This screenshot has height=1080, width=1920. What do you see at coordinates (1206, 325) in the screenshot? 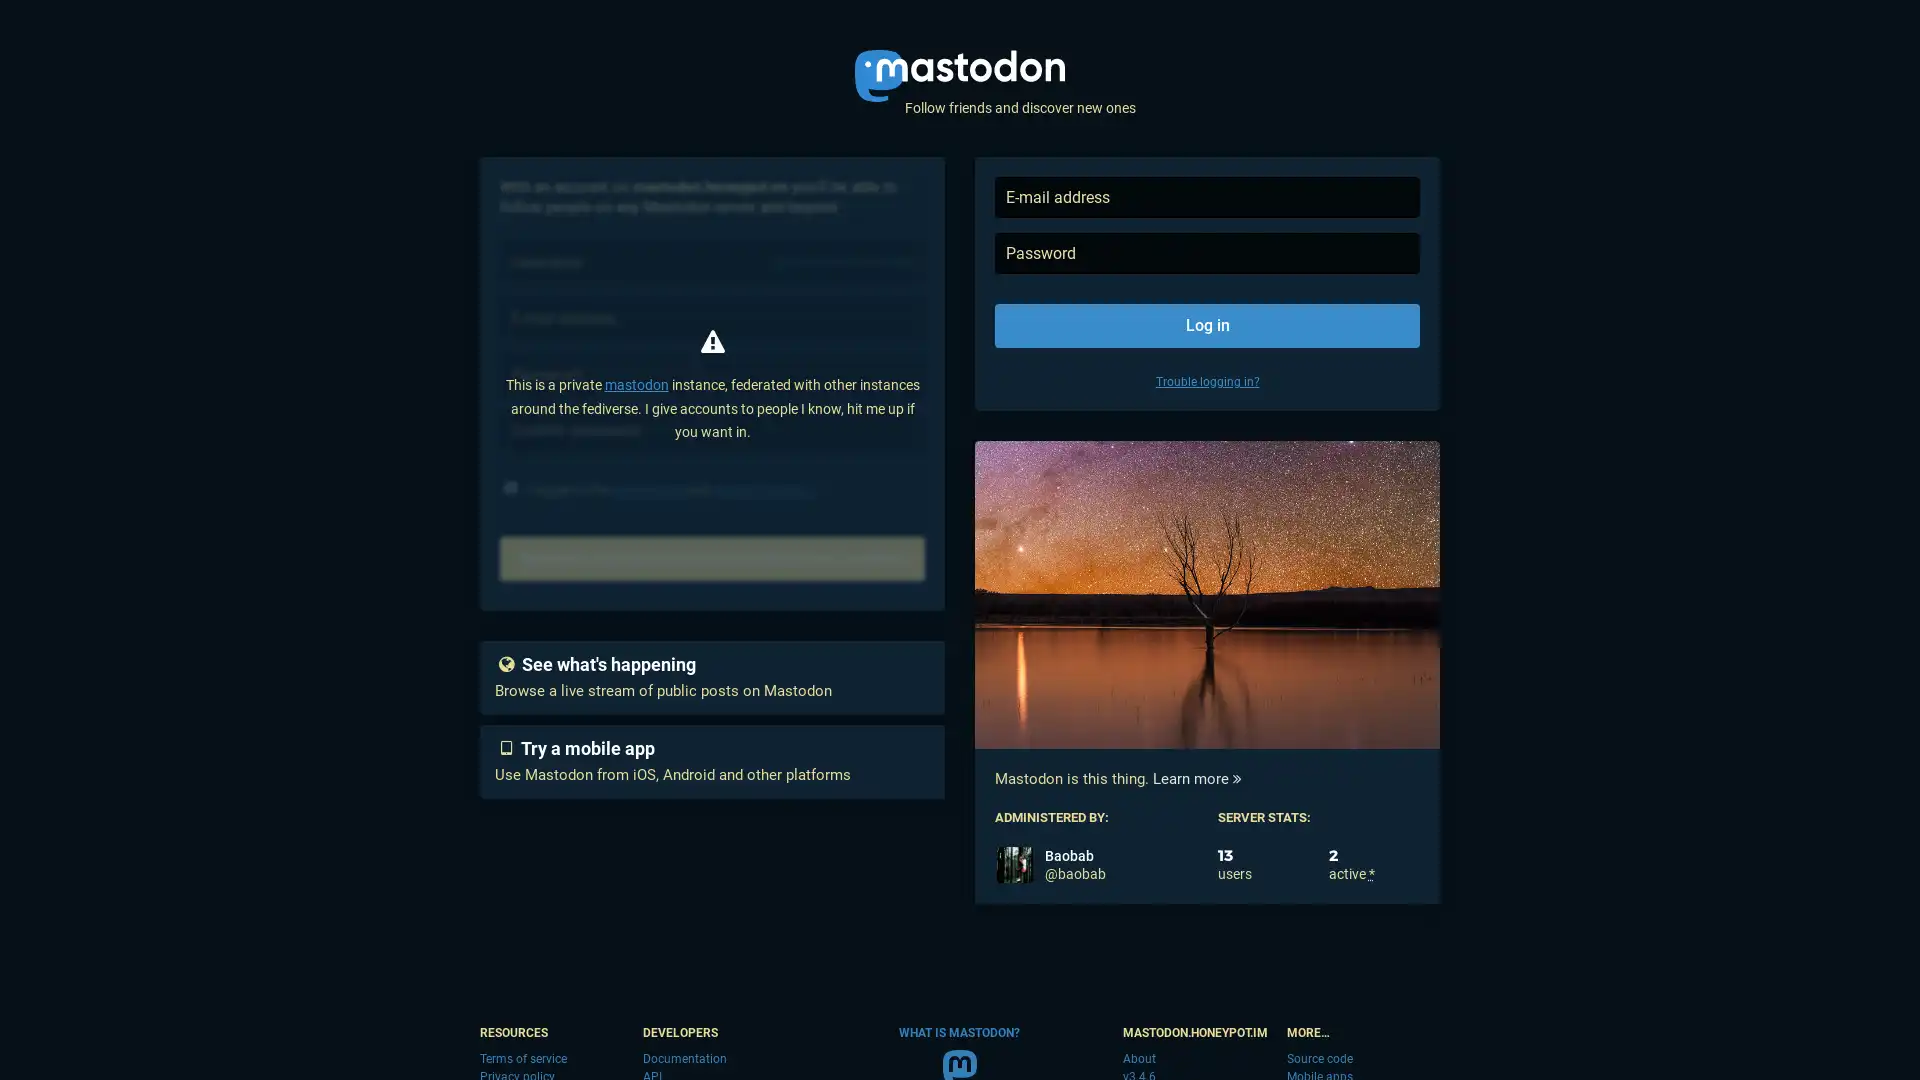
I see `Log in` at bounding box center [1206, 325].